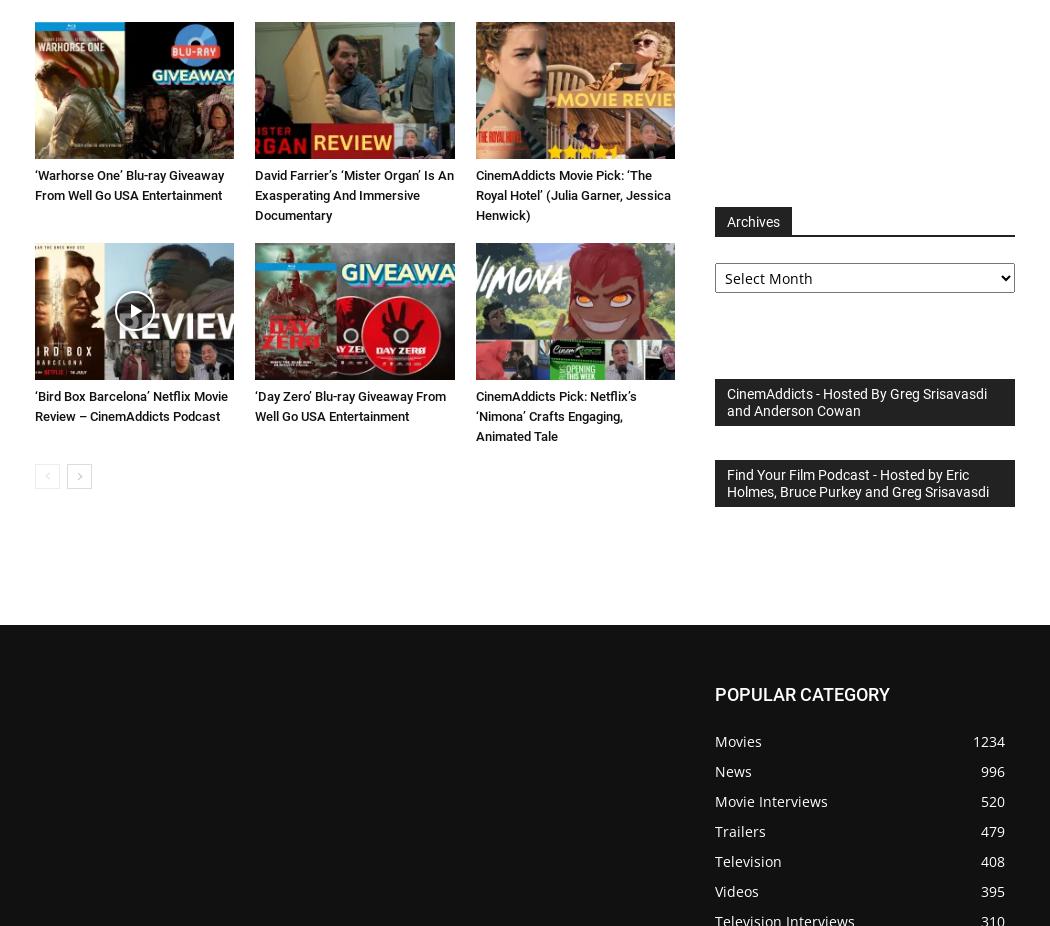 The image size is (1050, 926). Describe the element at coordinates (349, 406) in the screenshot. I see `'‘Day Zero’ Blu-ray Giveaway From Well Go USA Entertainment'` at that location.